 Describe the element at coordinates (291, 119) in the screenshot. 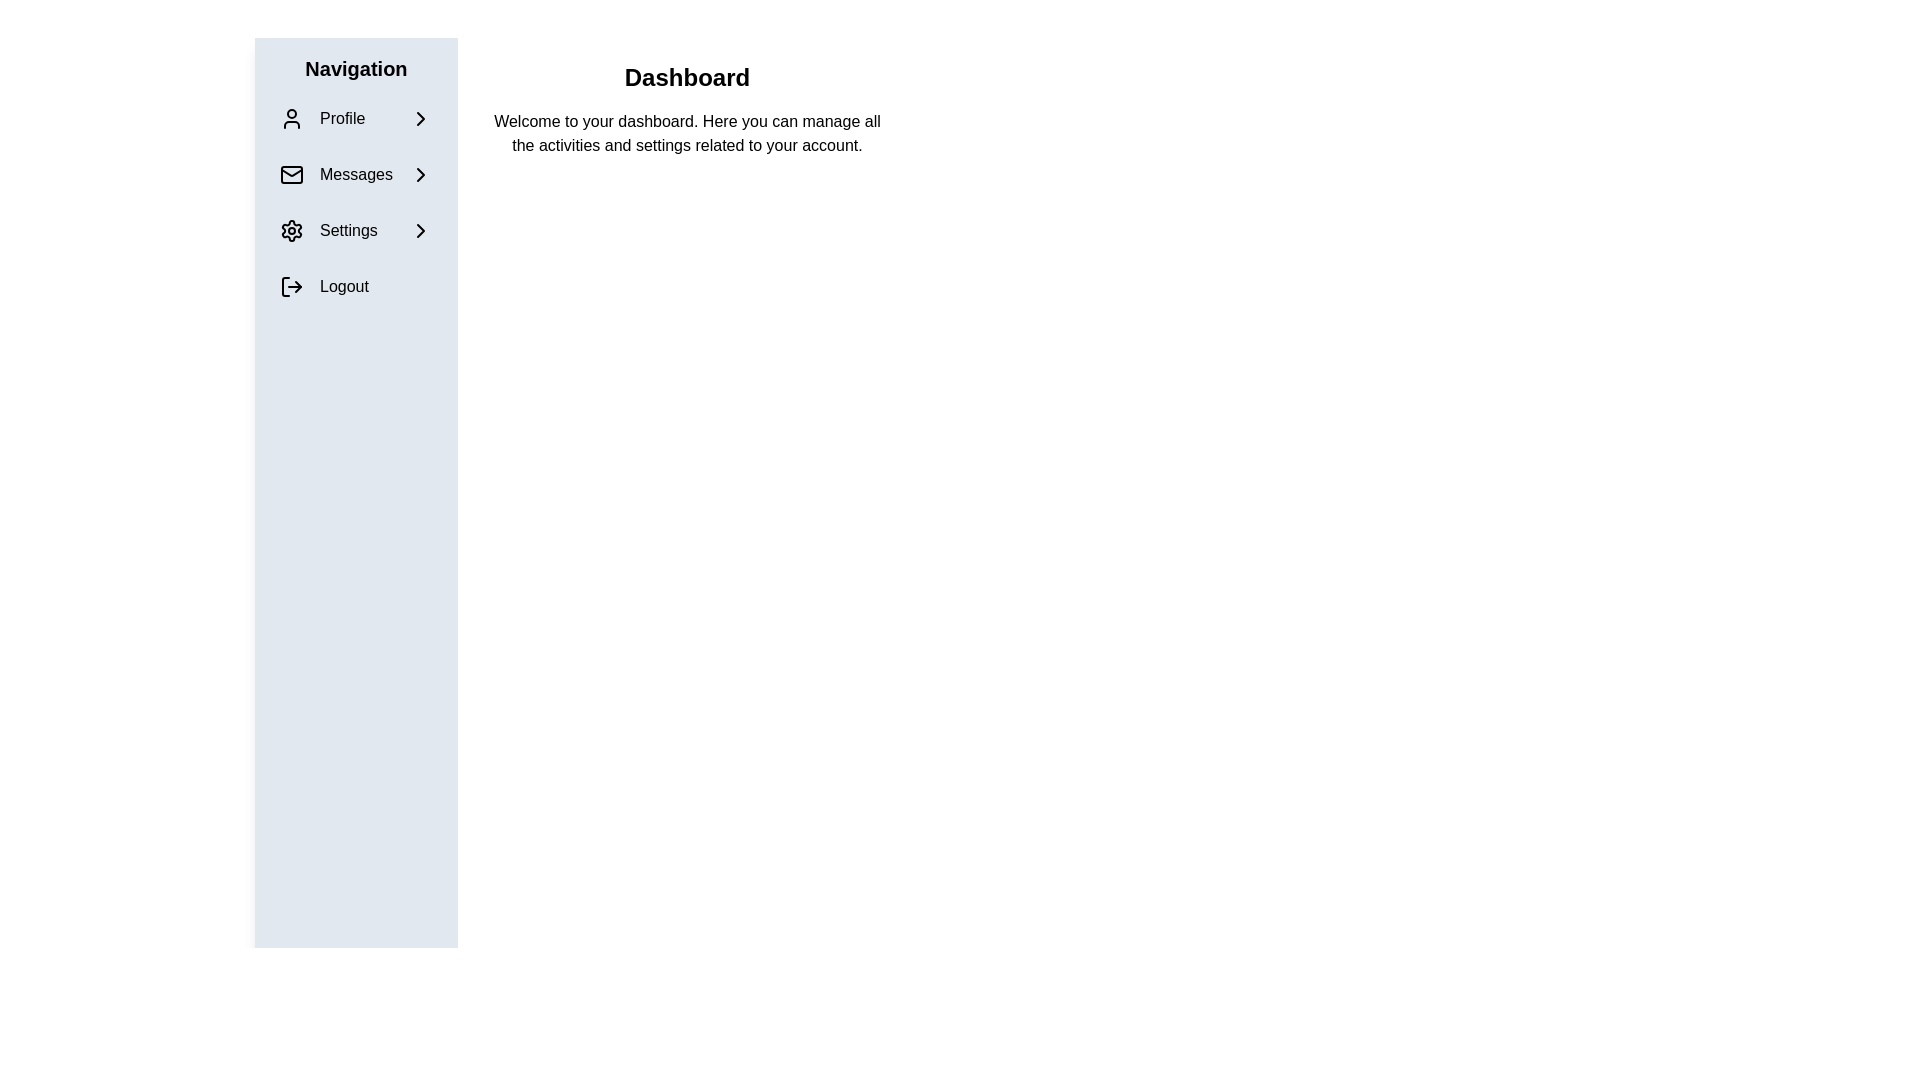

I see `the 'Profile' icon in the left-hand navigation bar, which is the first element under the 'Navigation' heading` at that location.